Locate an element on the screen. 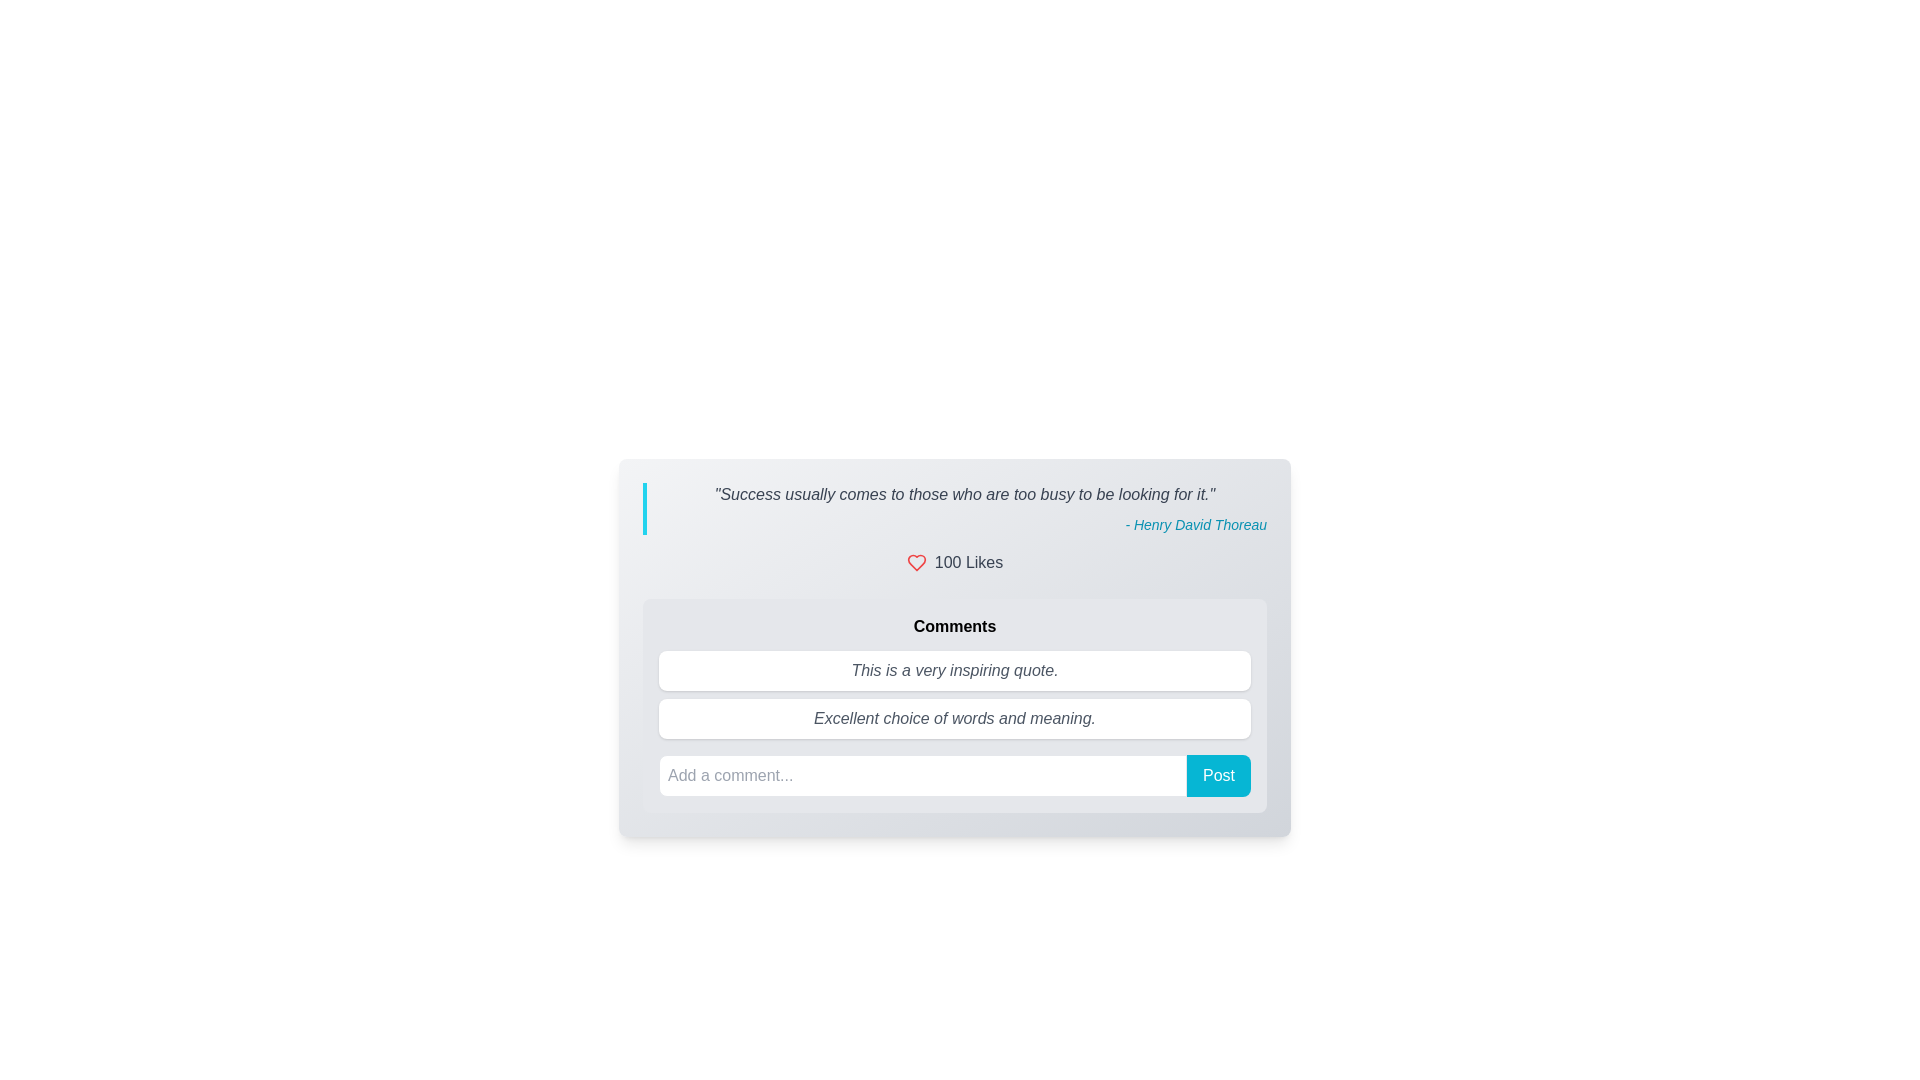  the likes button that displays the number of likes and allows toggling the like status, located in the panel section below the quote text is located at coordinates (954, 563).